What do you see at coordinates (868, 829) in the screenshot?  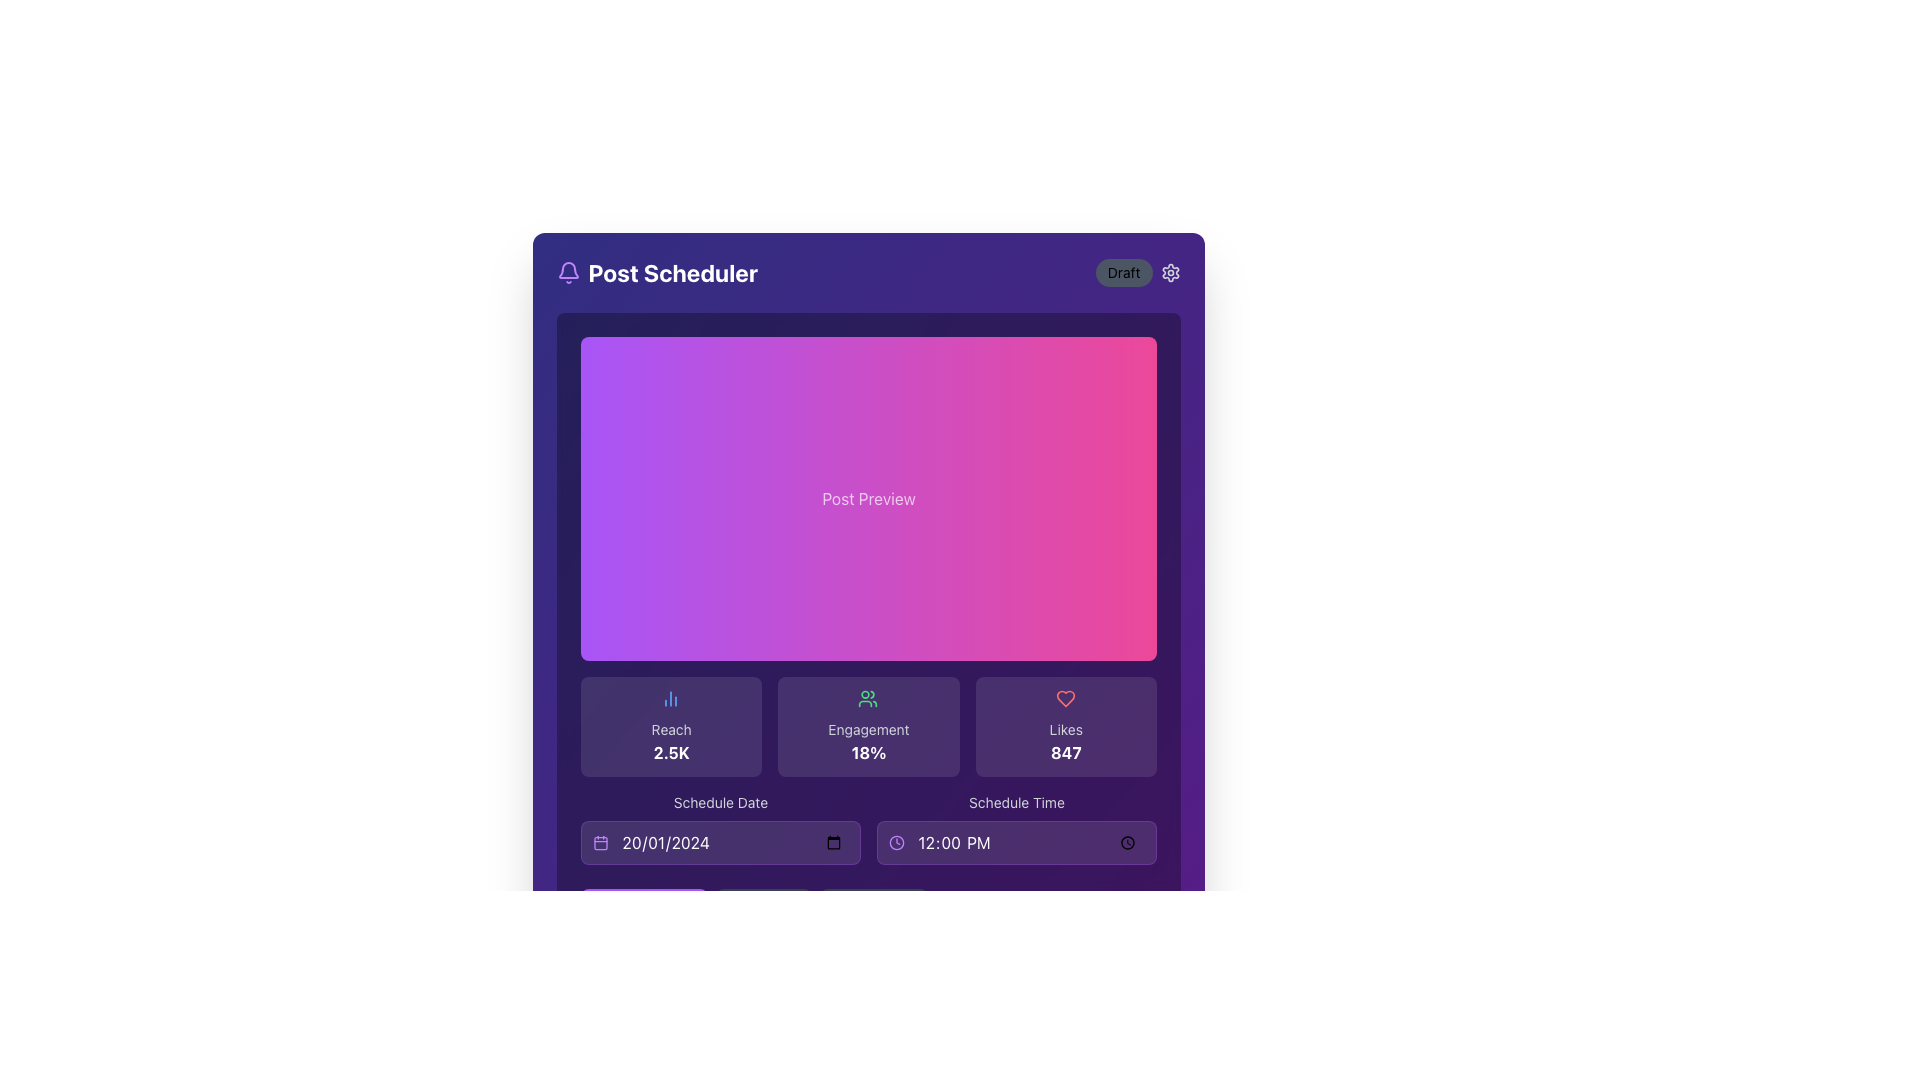 I see `the interactive clock icon within the date and time selection component for accessing time settings, located below the metrics card layout` at bounding box center [868, 829].